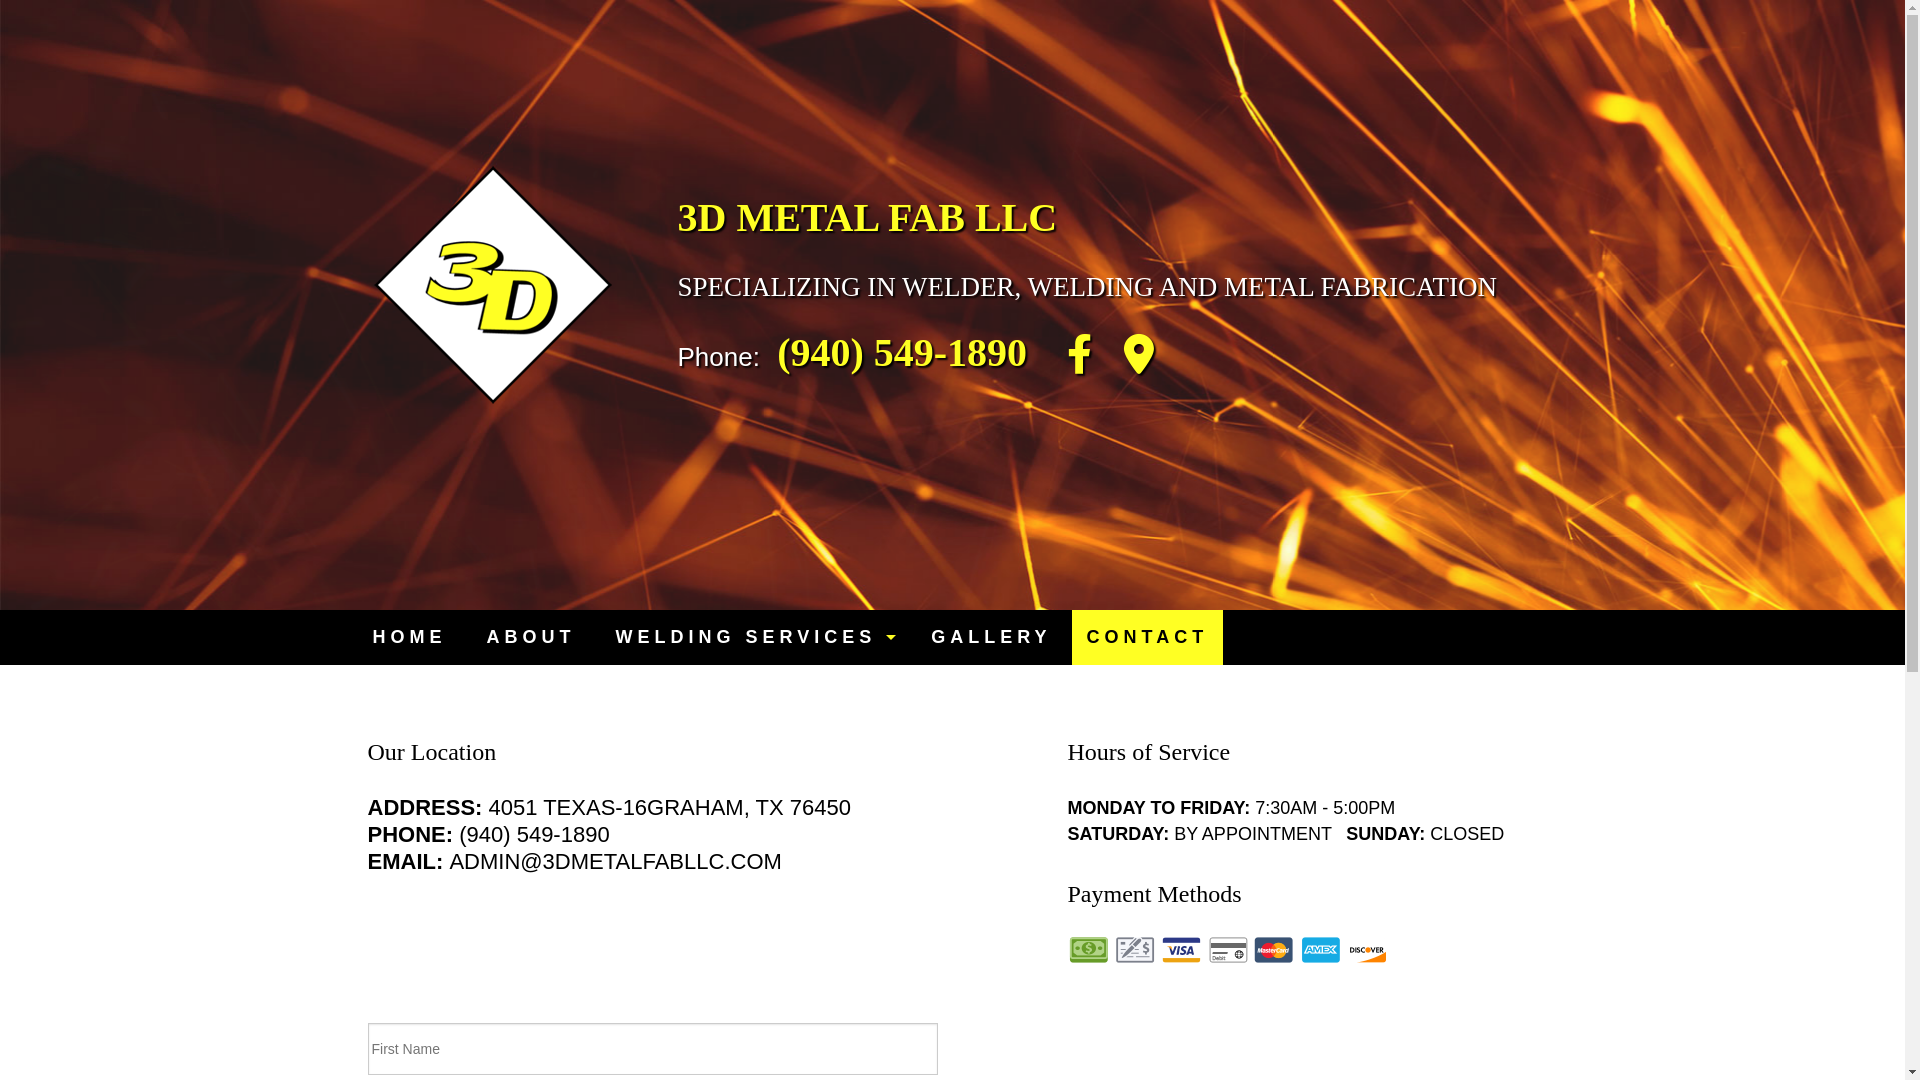  I want to click on 'Discover', so click(1366, 948).